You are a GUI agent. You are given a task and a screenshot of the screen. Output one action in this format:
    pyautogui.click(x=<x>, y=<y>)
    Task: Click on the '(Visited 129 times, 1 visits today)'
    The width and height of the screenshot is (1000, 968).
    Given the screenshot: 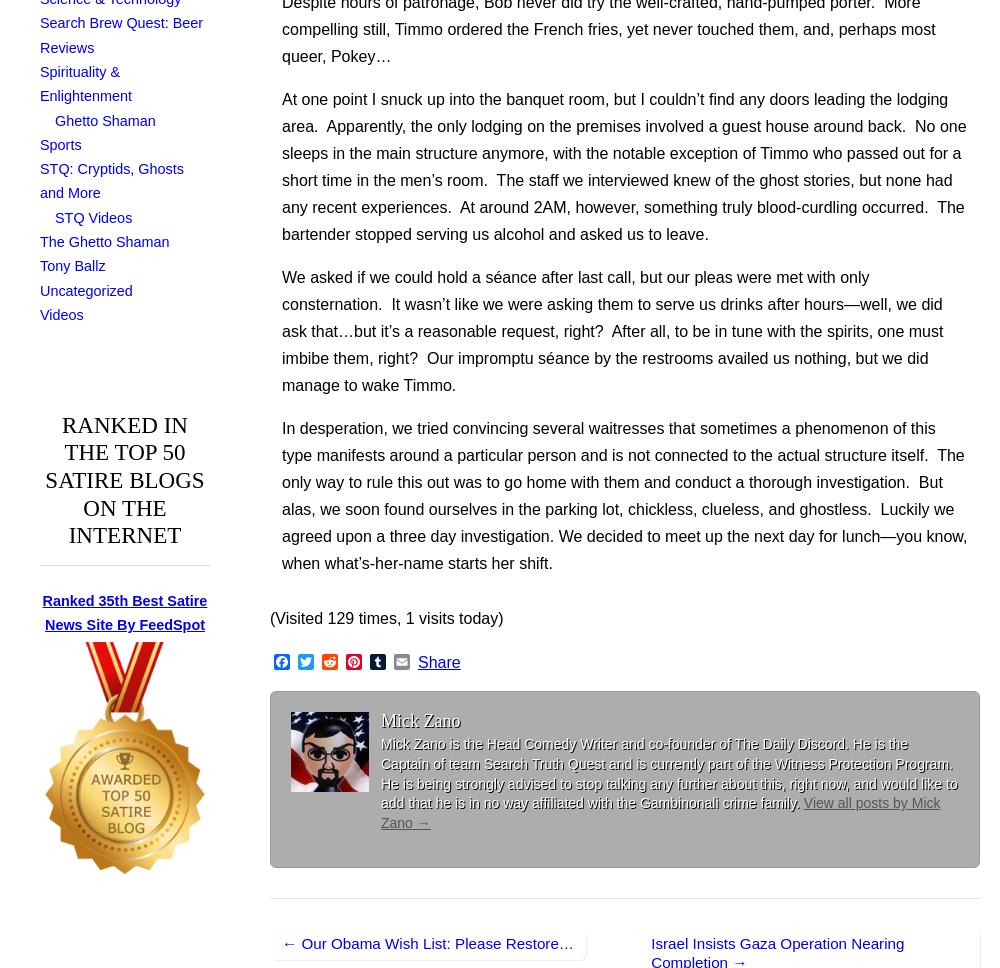 What is the action you would take?
    pyautogui.click(x=386, y=617)
    